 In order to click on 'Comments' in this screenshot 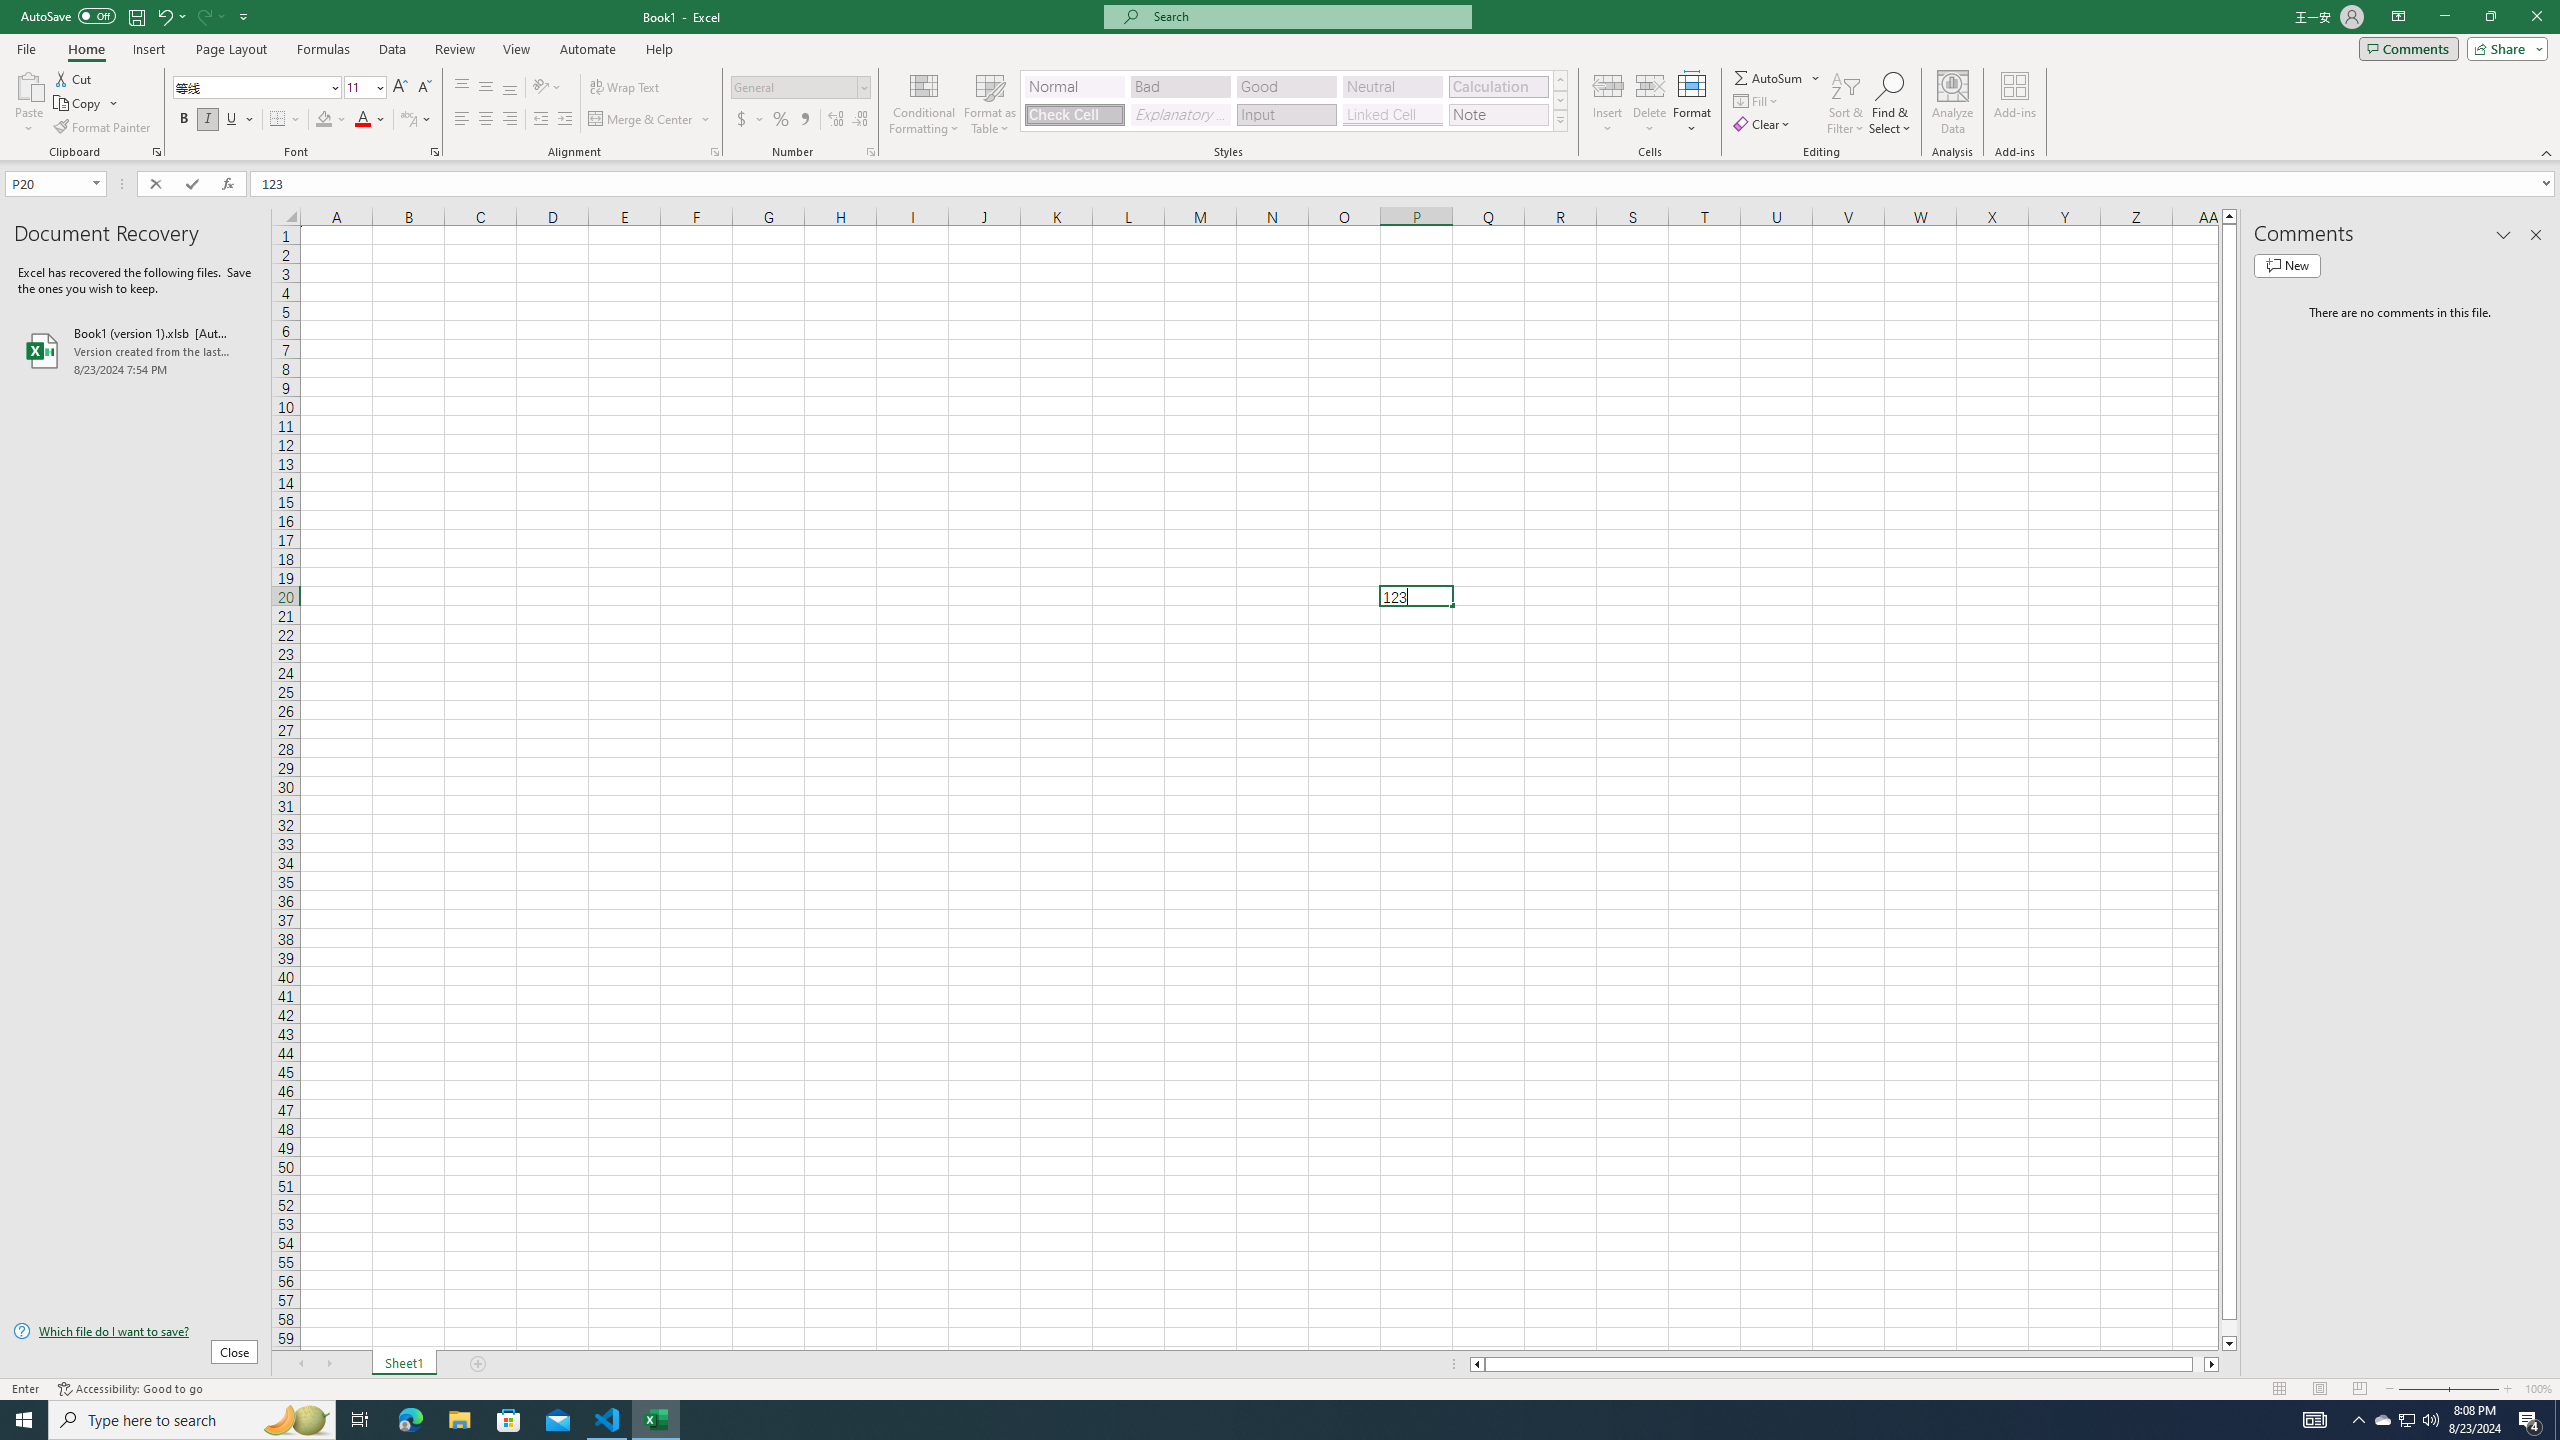, I will do `click(2408, 47)`.